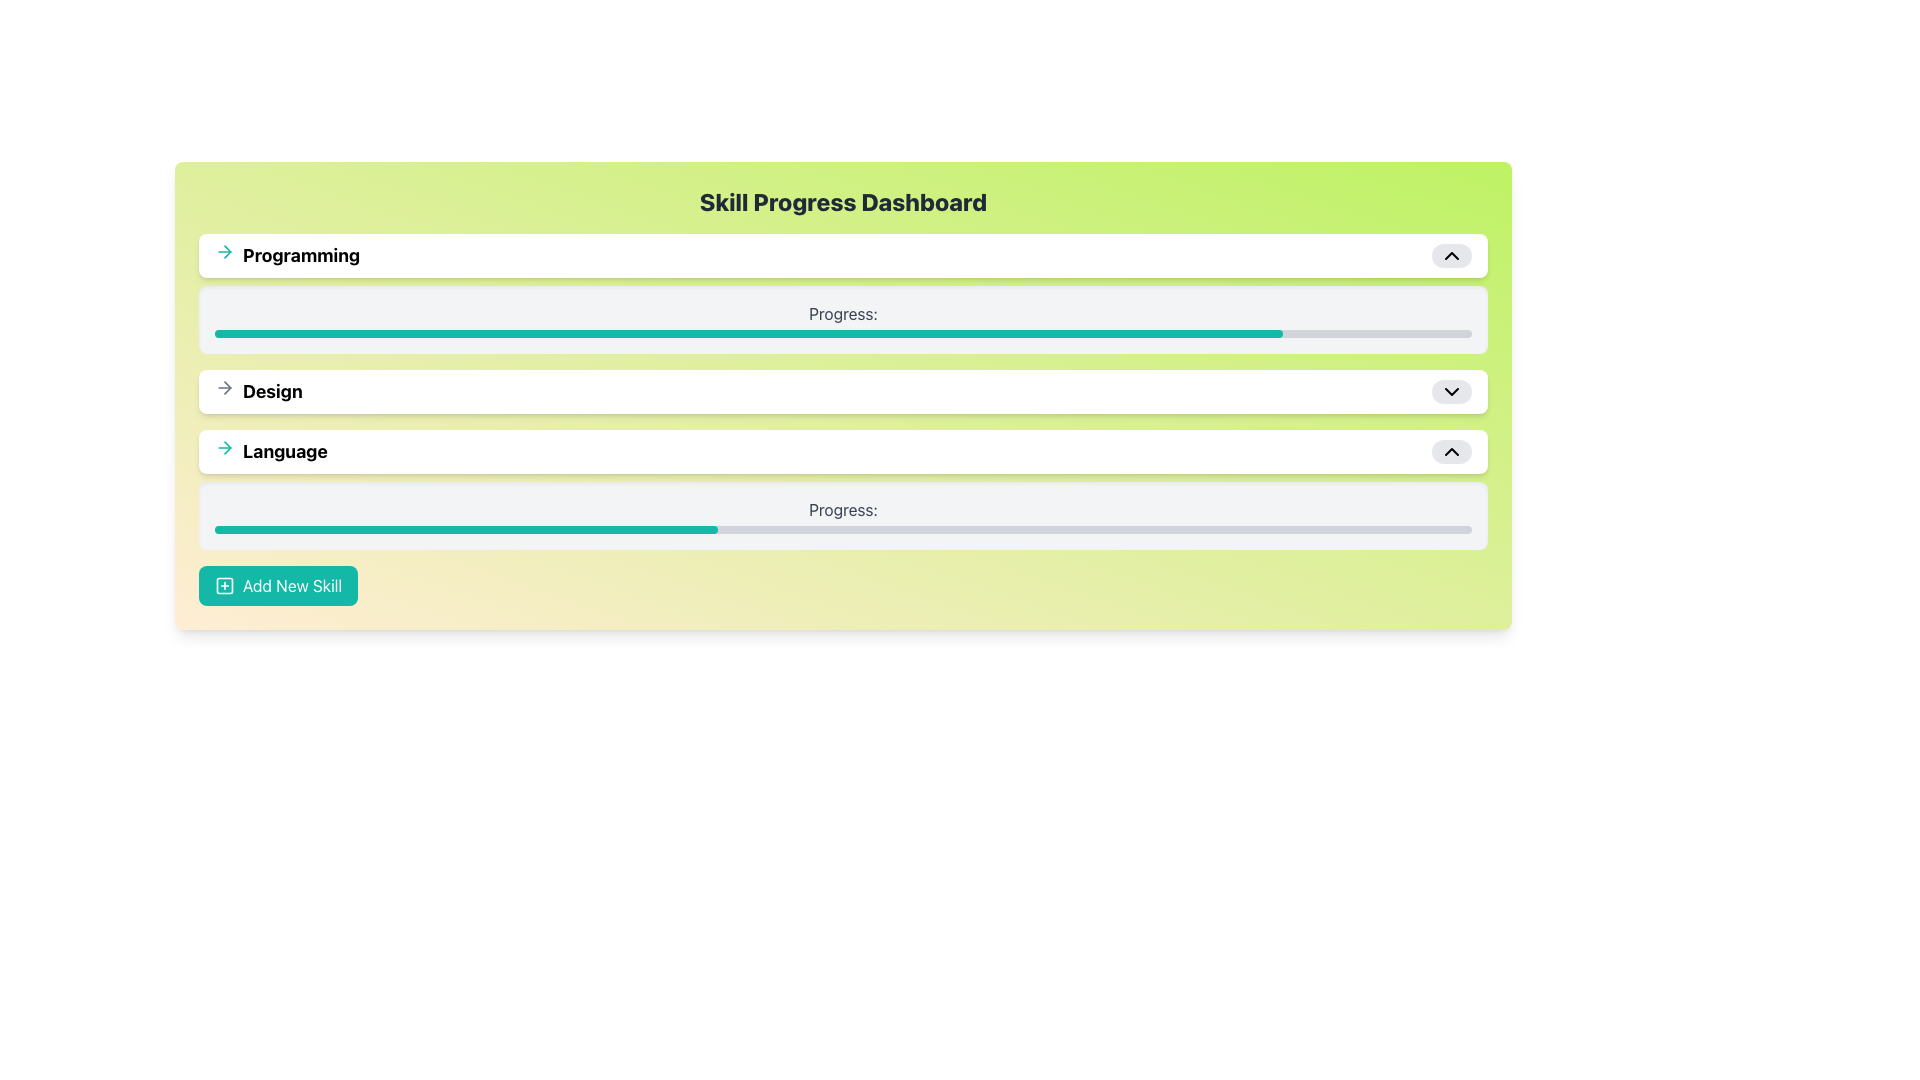 This screenshot has width=1920, height=1080. Describe the element at coordinates (1451, 392) in the screenshot. I see `the button at the far right of the 'Design' section` at that location.